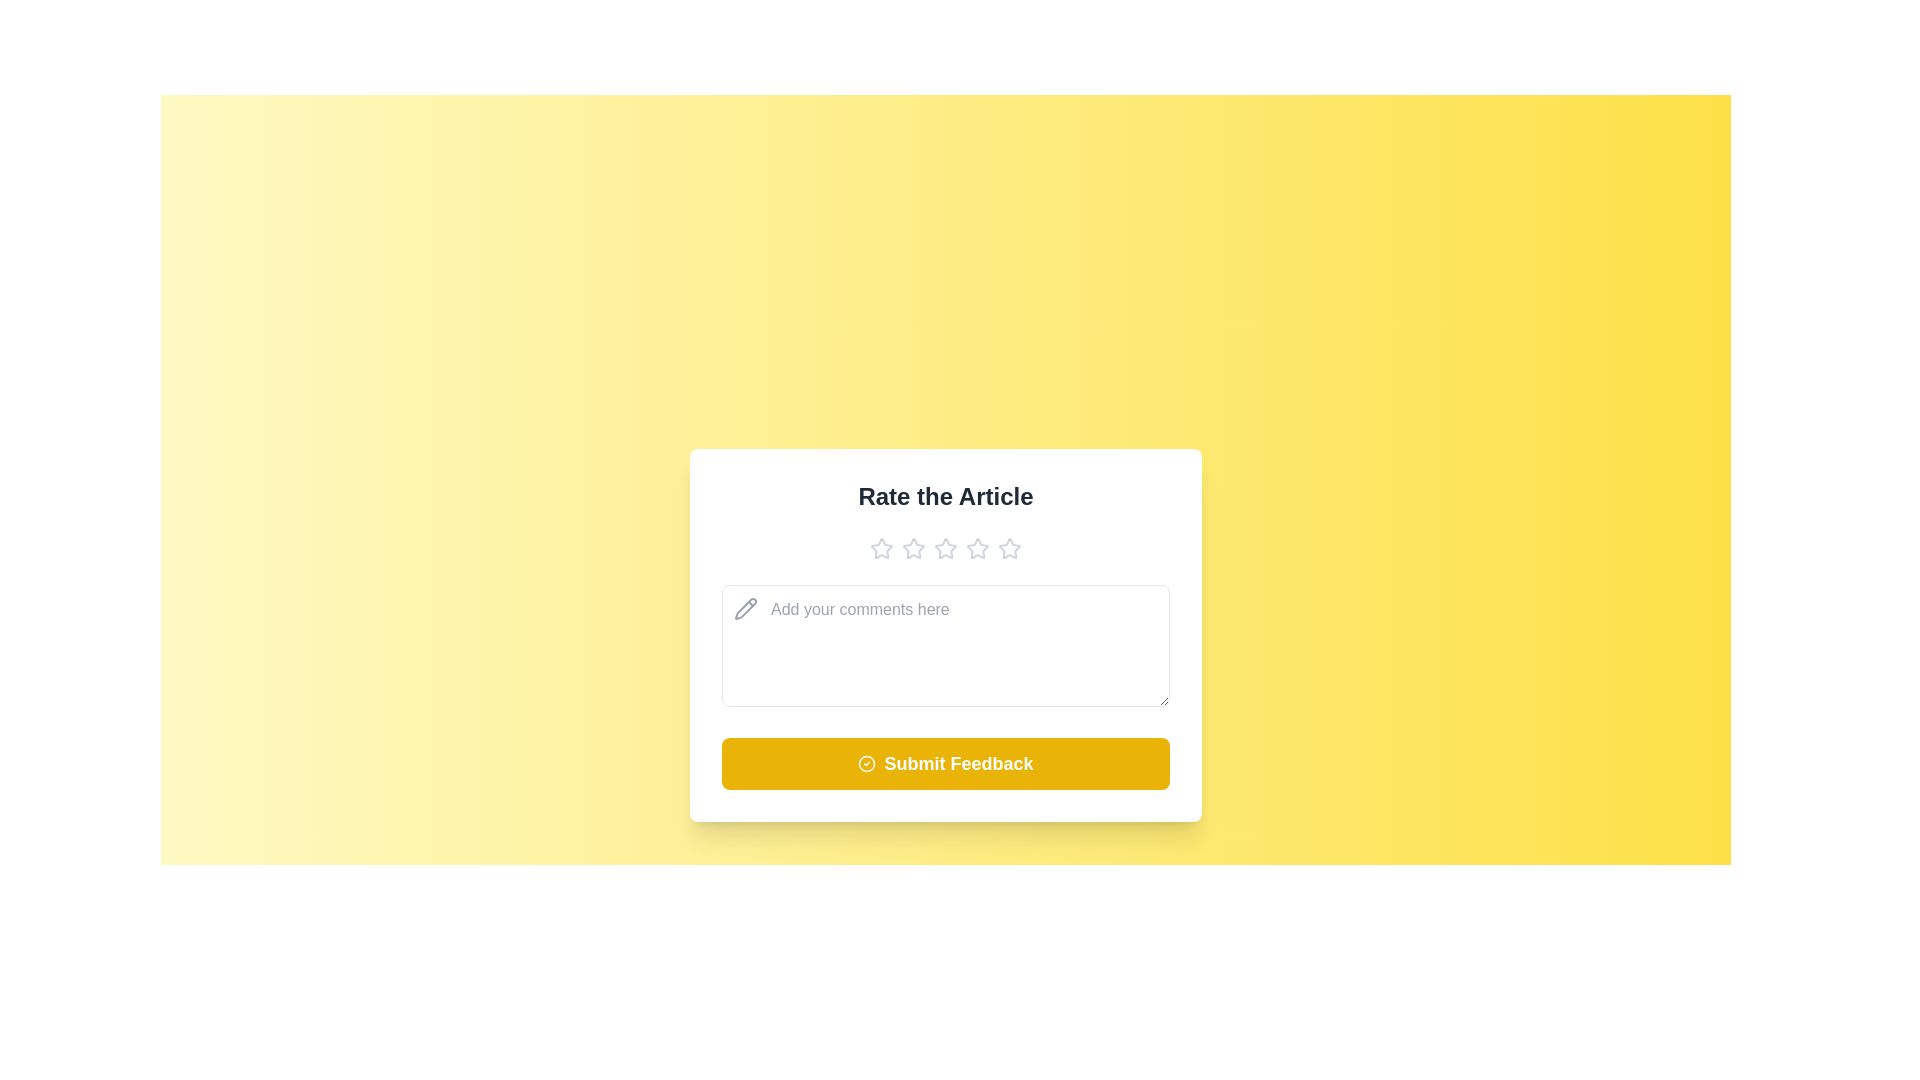 This screenshot has width=1920, height=1080. I want to click on from the first star button at the top-center of the interface, so click(881, 548).